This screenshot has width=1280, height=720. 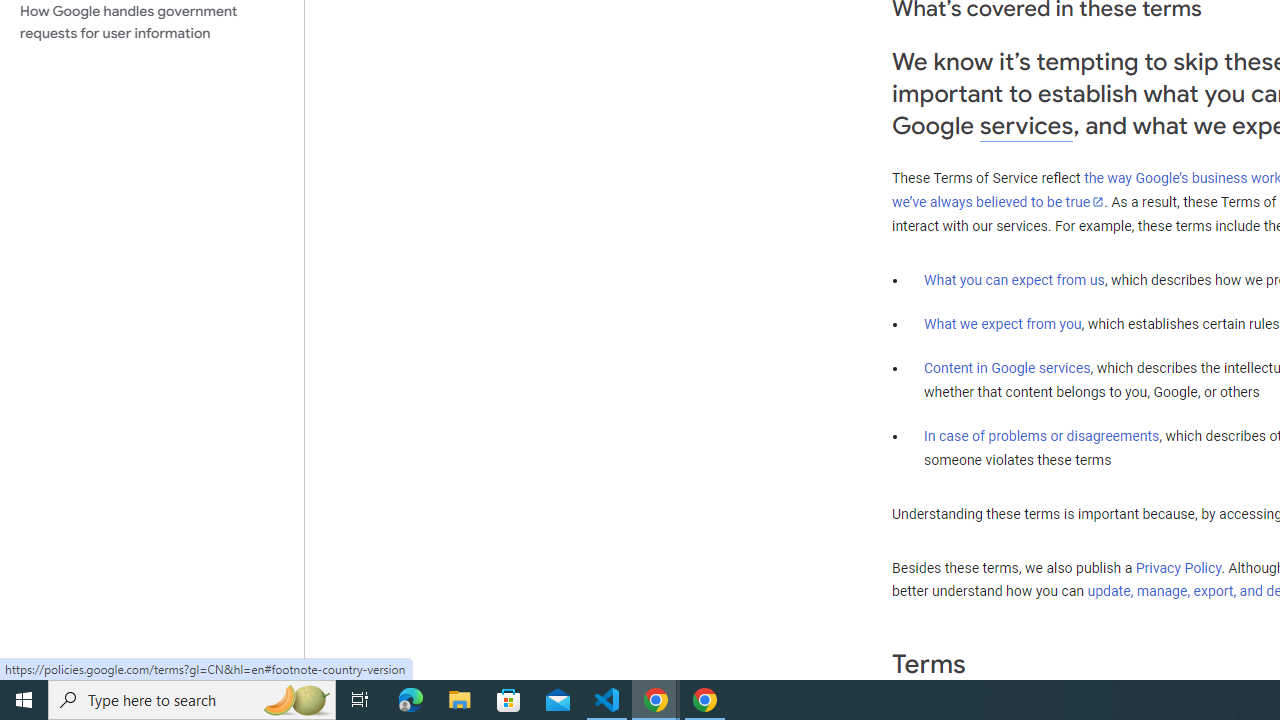 I want to click on 'In case of problems or disagreements', so click(x=1040, y=434).